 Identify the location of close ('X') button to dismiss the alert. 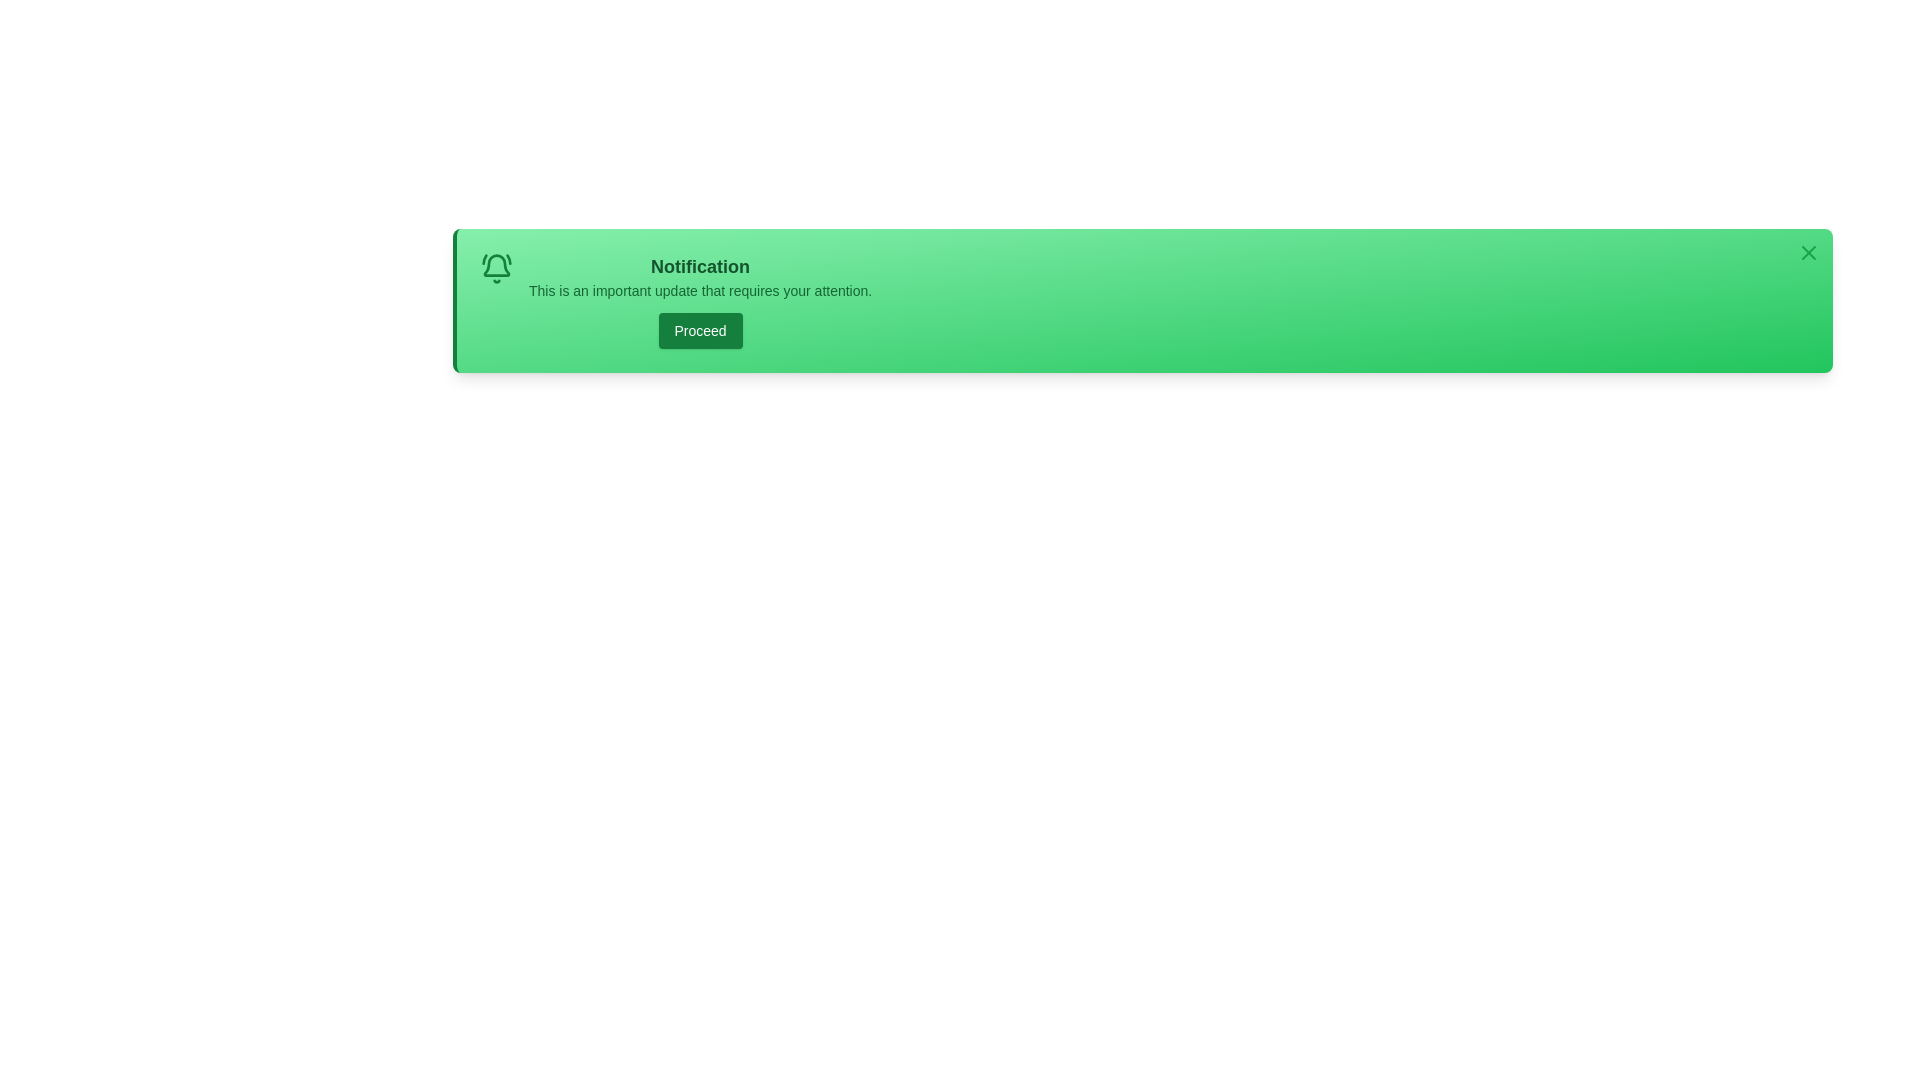
(1809, 252).